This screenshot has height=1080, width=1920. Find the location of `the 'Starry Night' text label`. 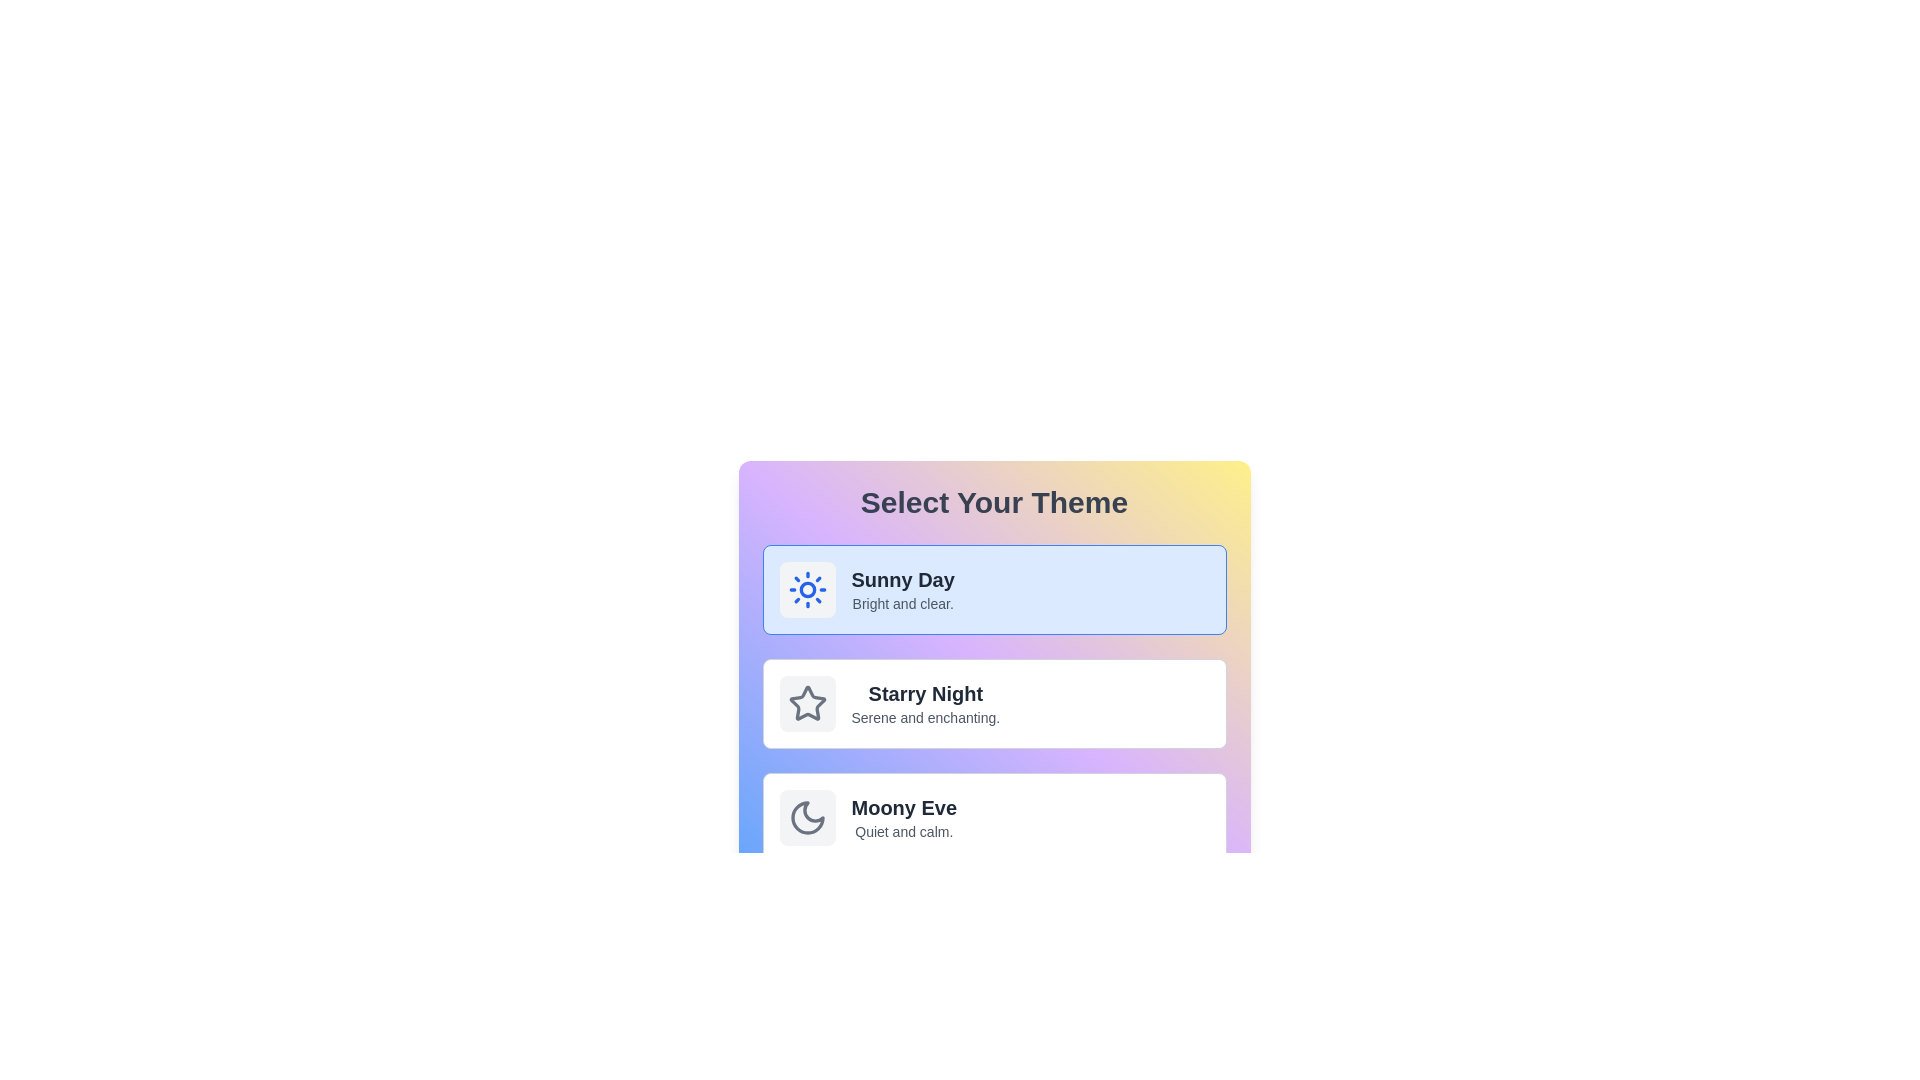

the 'Starry Night' text label is located at coordinates (924, 693).